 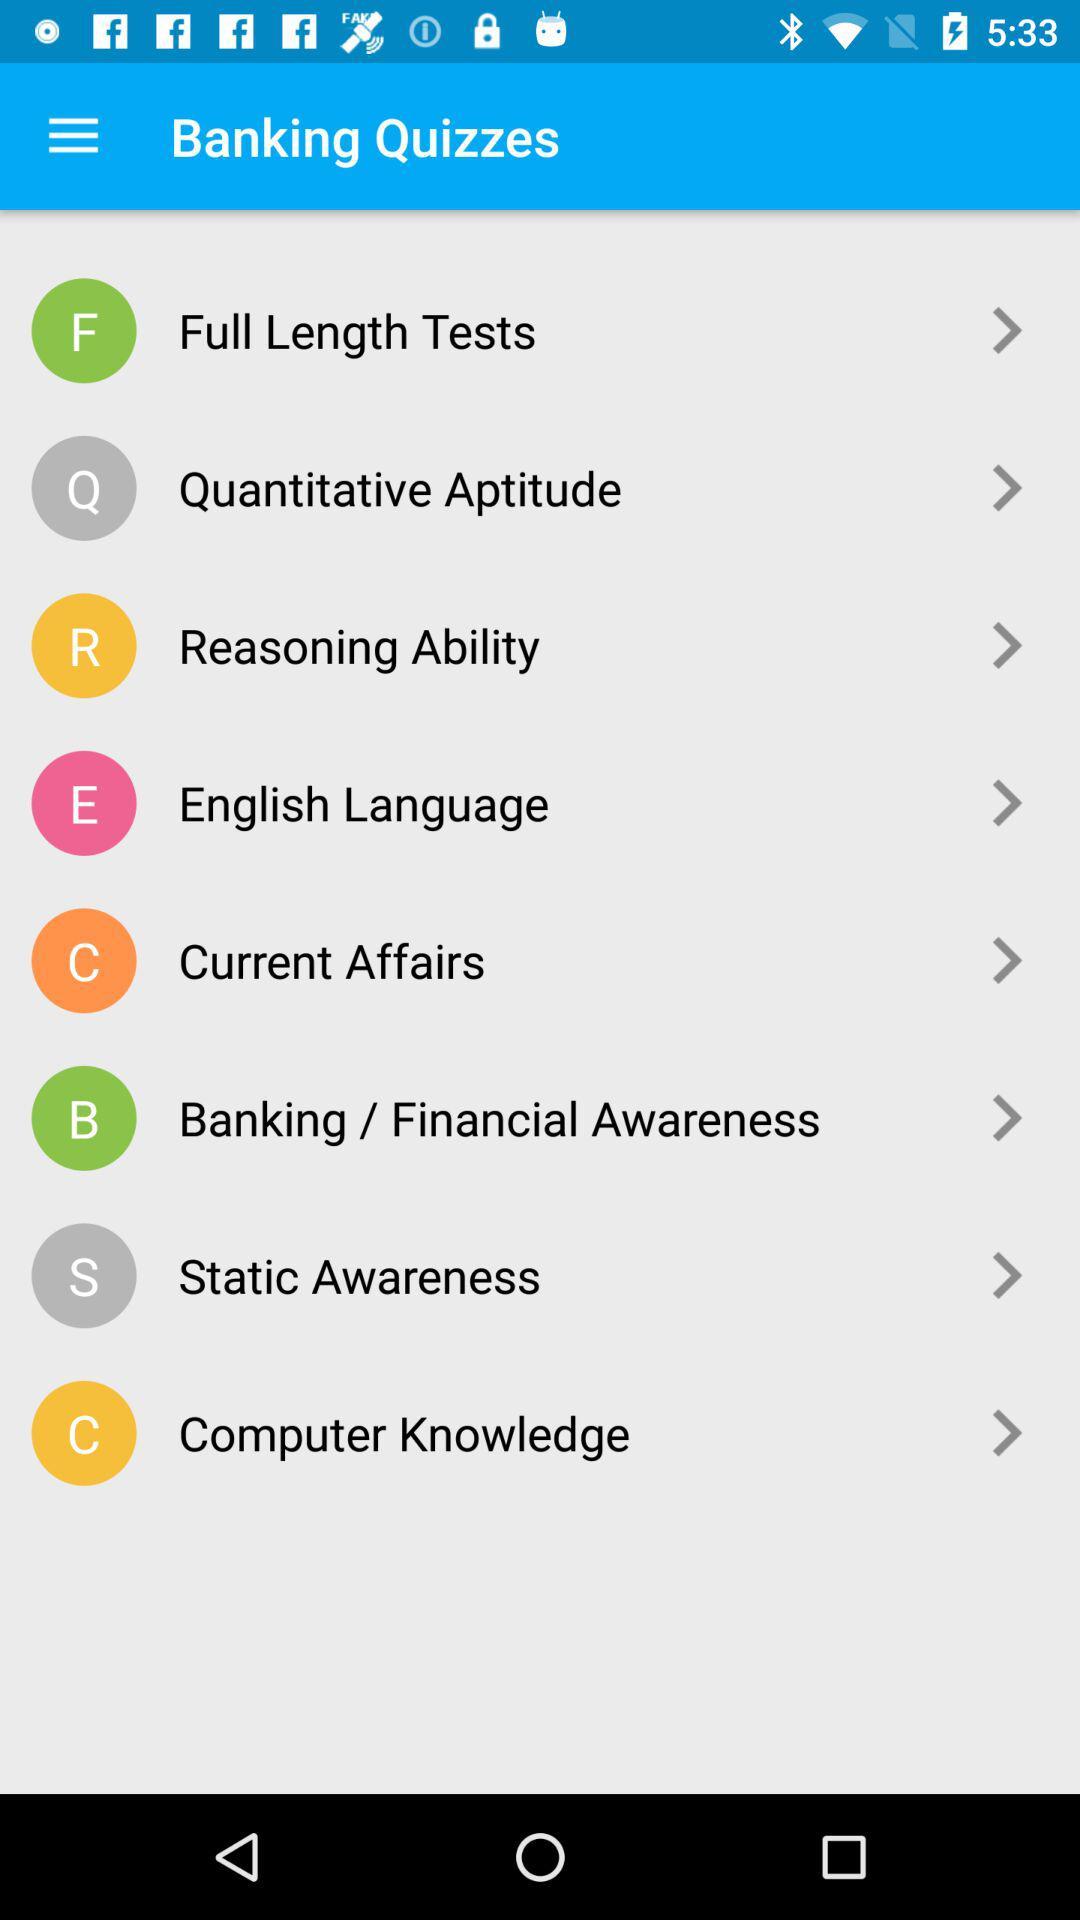 What do you see at coordinates (1007, 960) in the screenshot?
I see `the item to the right of the current affairs icon` at bounding box center [1007, 960].